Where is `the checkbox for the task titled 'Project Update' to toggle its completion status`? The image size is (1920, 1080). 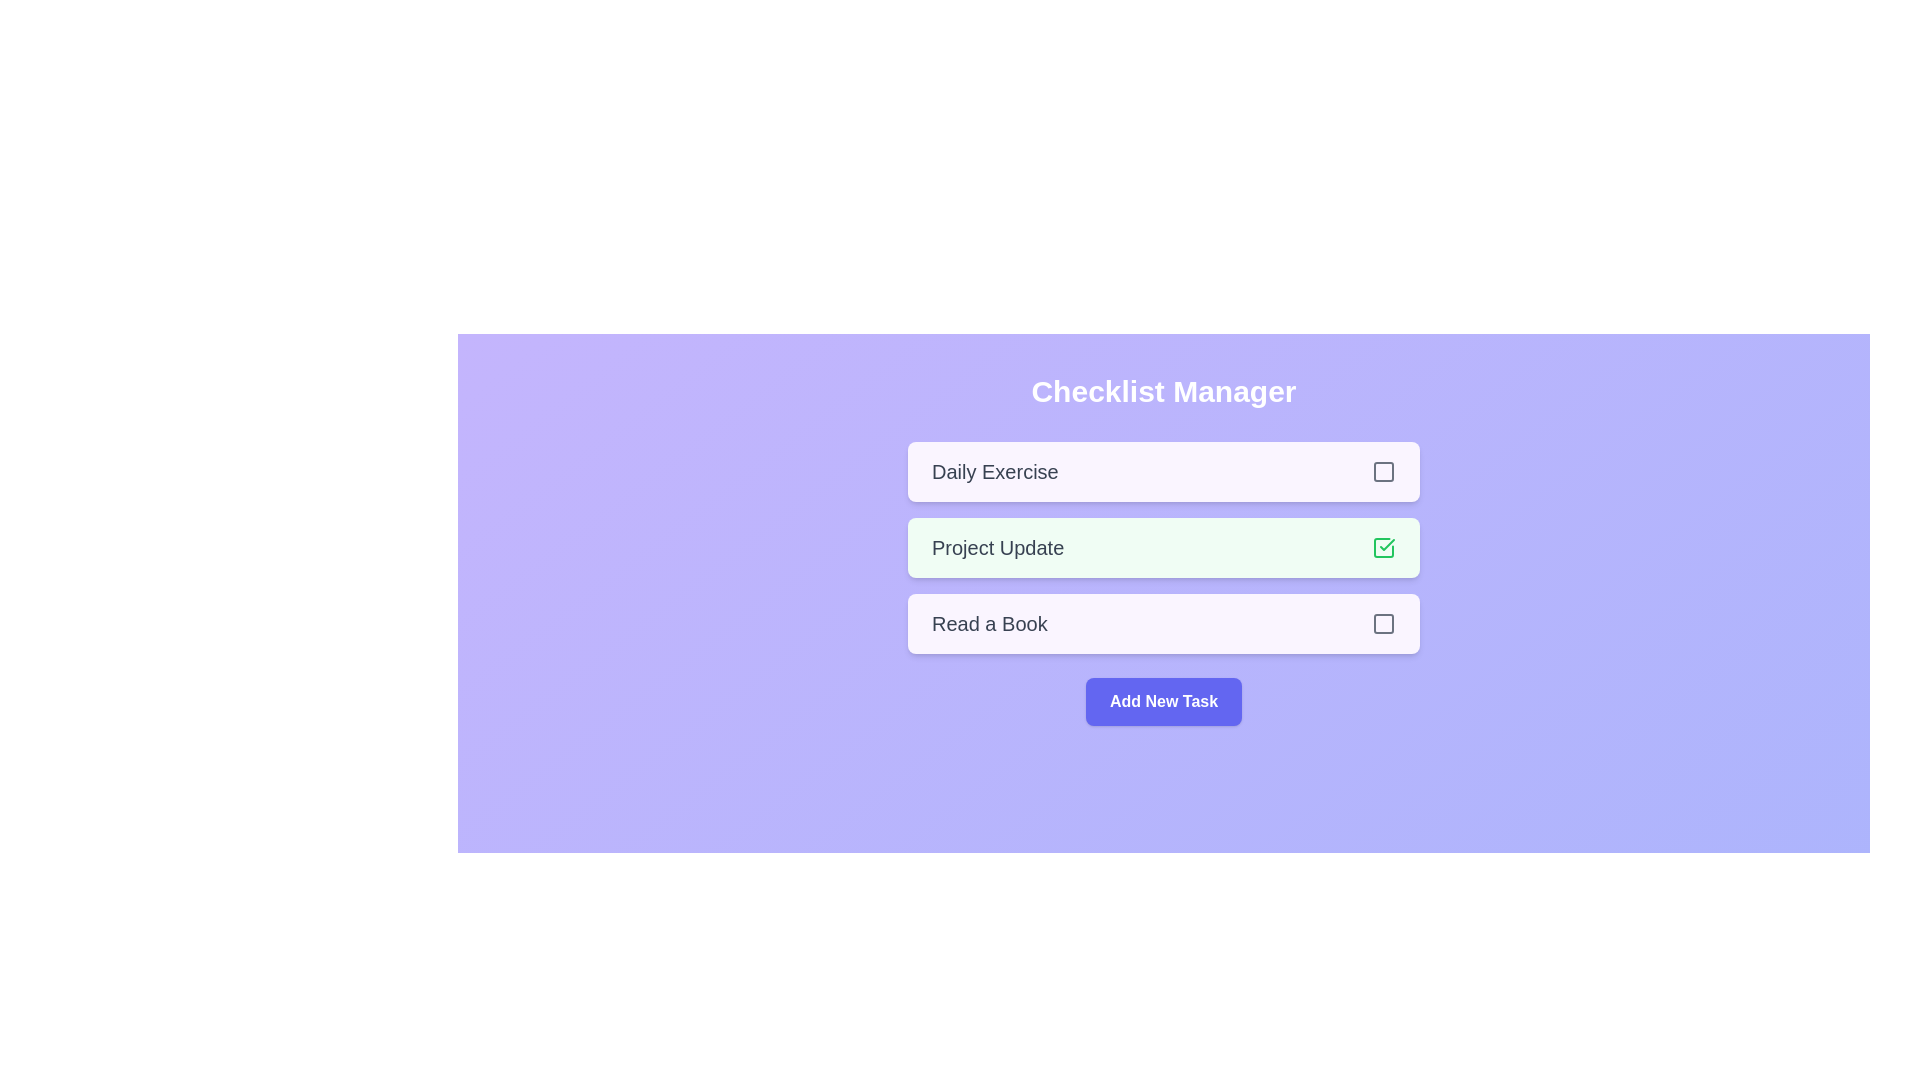
the checkbox for the task titled 'Project Update' to toggle its completion status is located at coordinates (1382, 547).